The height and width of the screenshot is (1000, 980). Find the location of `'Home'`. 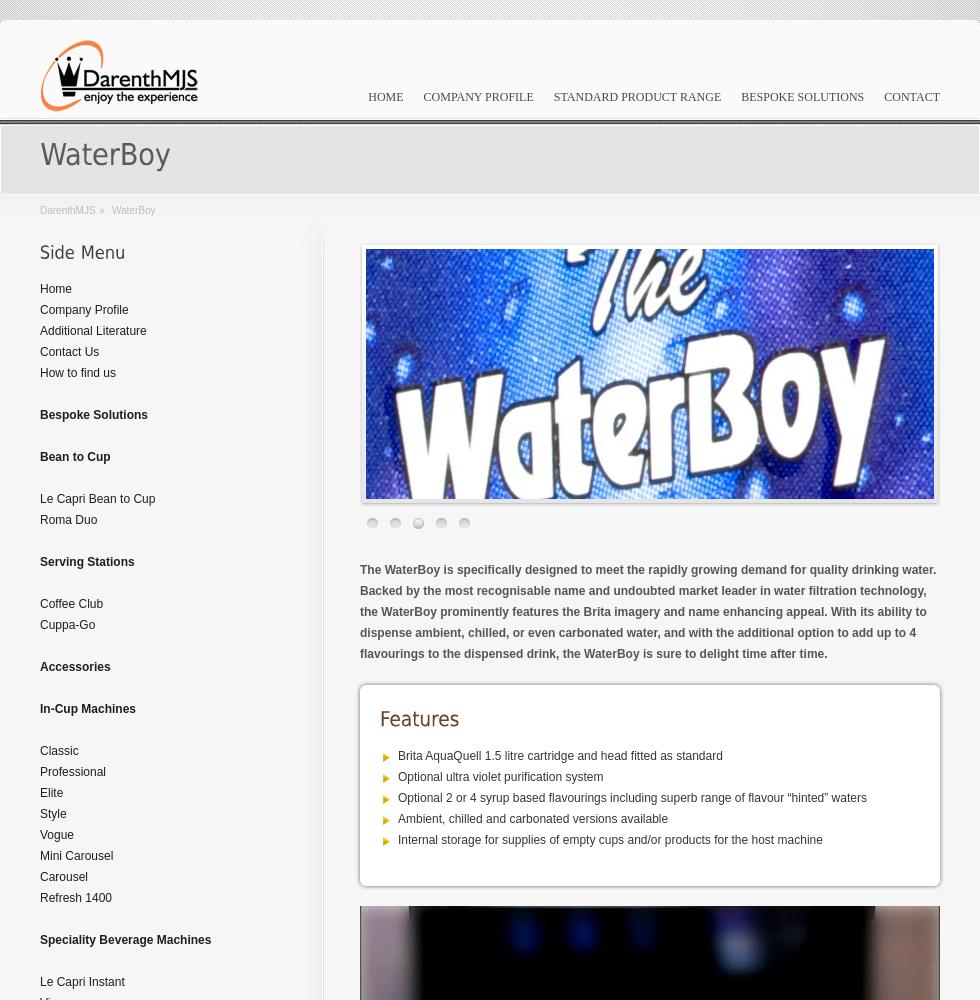

'Home' is located at coordinates (39, 289).